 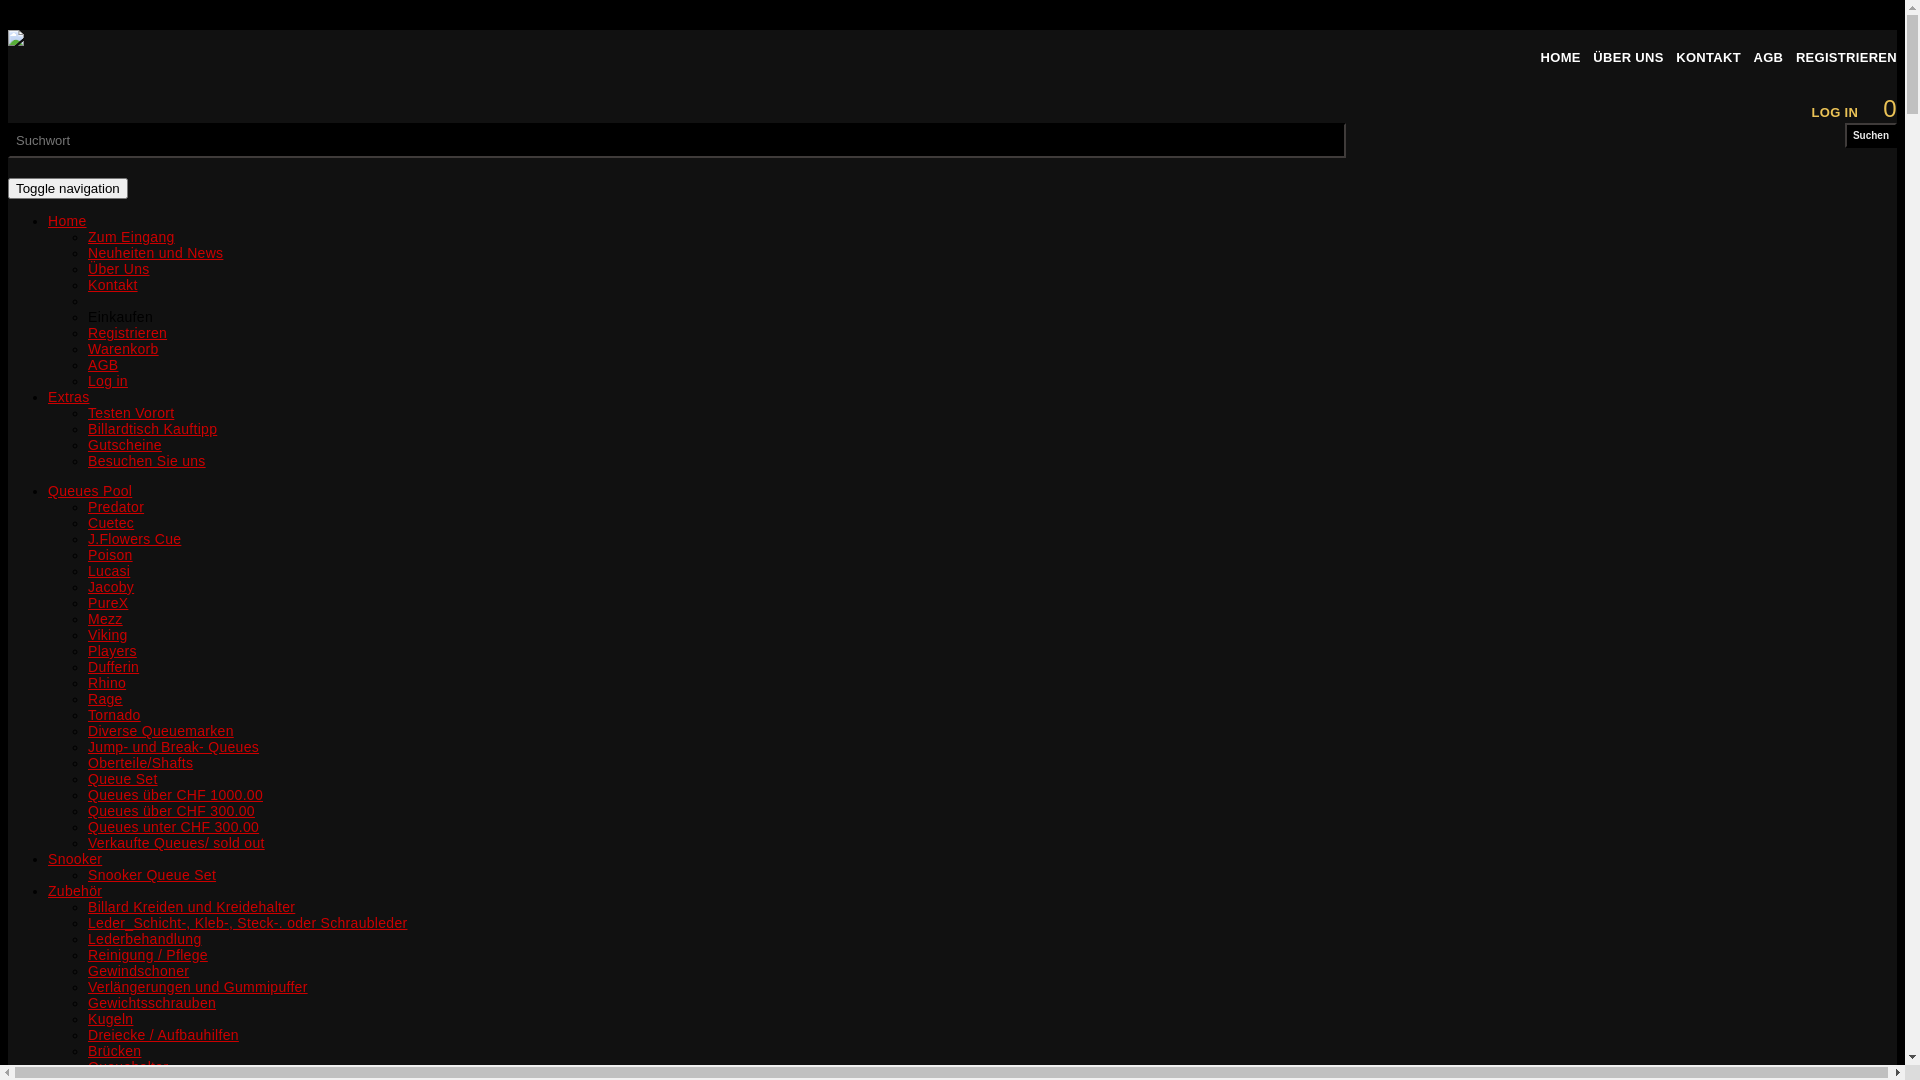 What do you see at coordinates (161, 731) in the screenshot?
I see `'Diverse Queuemarken'` at bounding box center [161, 731].